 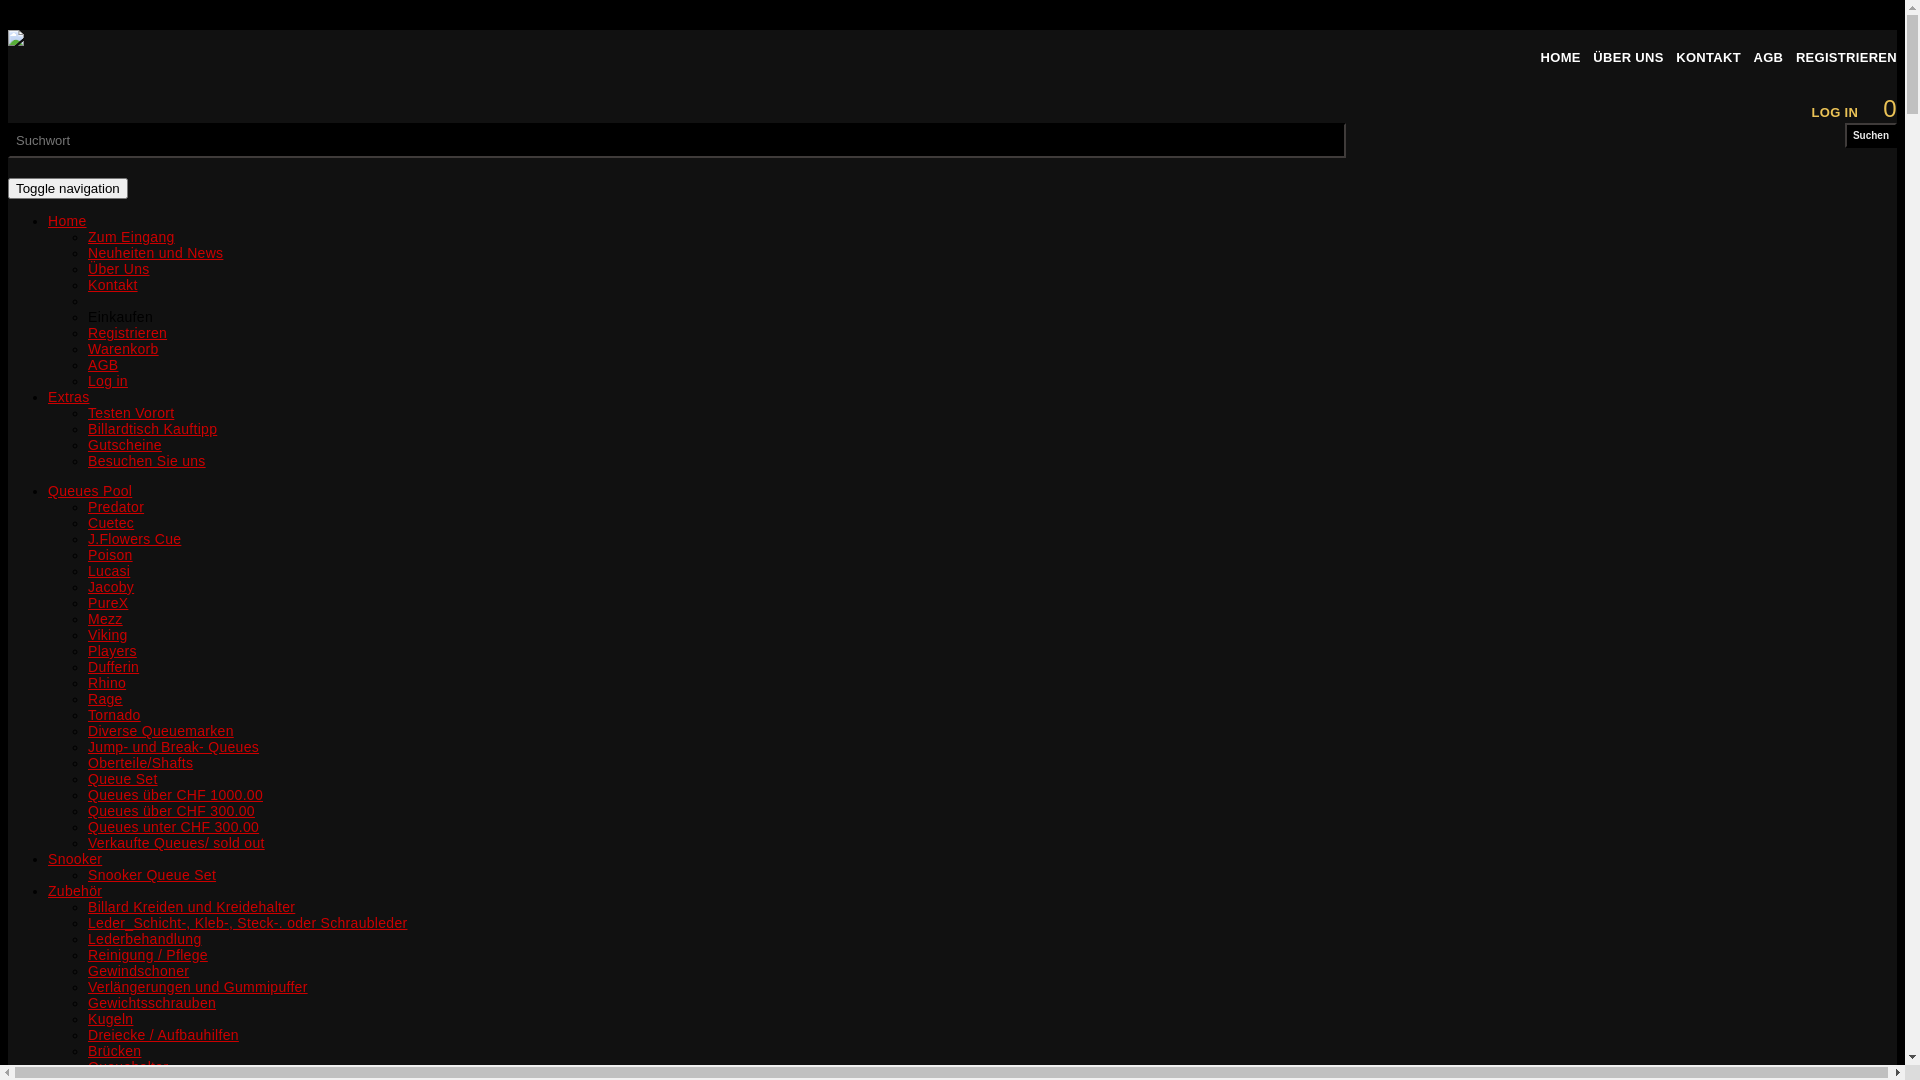 What do you see at coordinates (161, 731) in the screenshot?
I see `'Diverse Queuemarken'` at bounding box center [161, 731].